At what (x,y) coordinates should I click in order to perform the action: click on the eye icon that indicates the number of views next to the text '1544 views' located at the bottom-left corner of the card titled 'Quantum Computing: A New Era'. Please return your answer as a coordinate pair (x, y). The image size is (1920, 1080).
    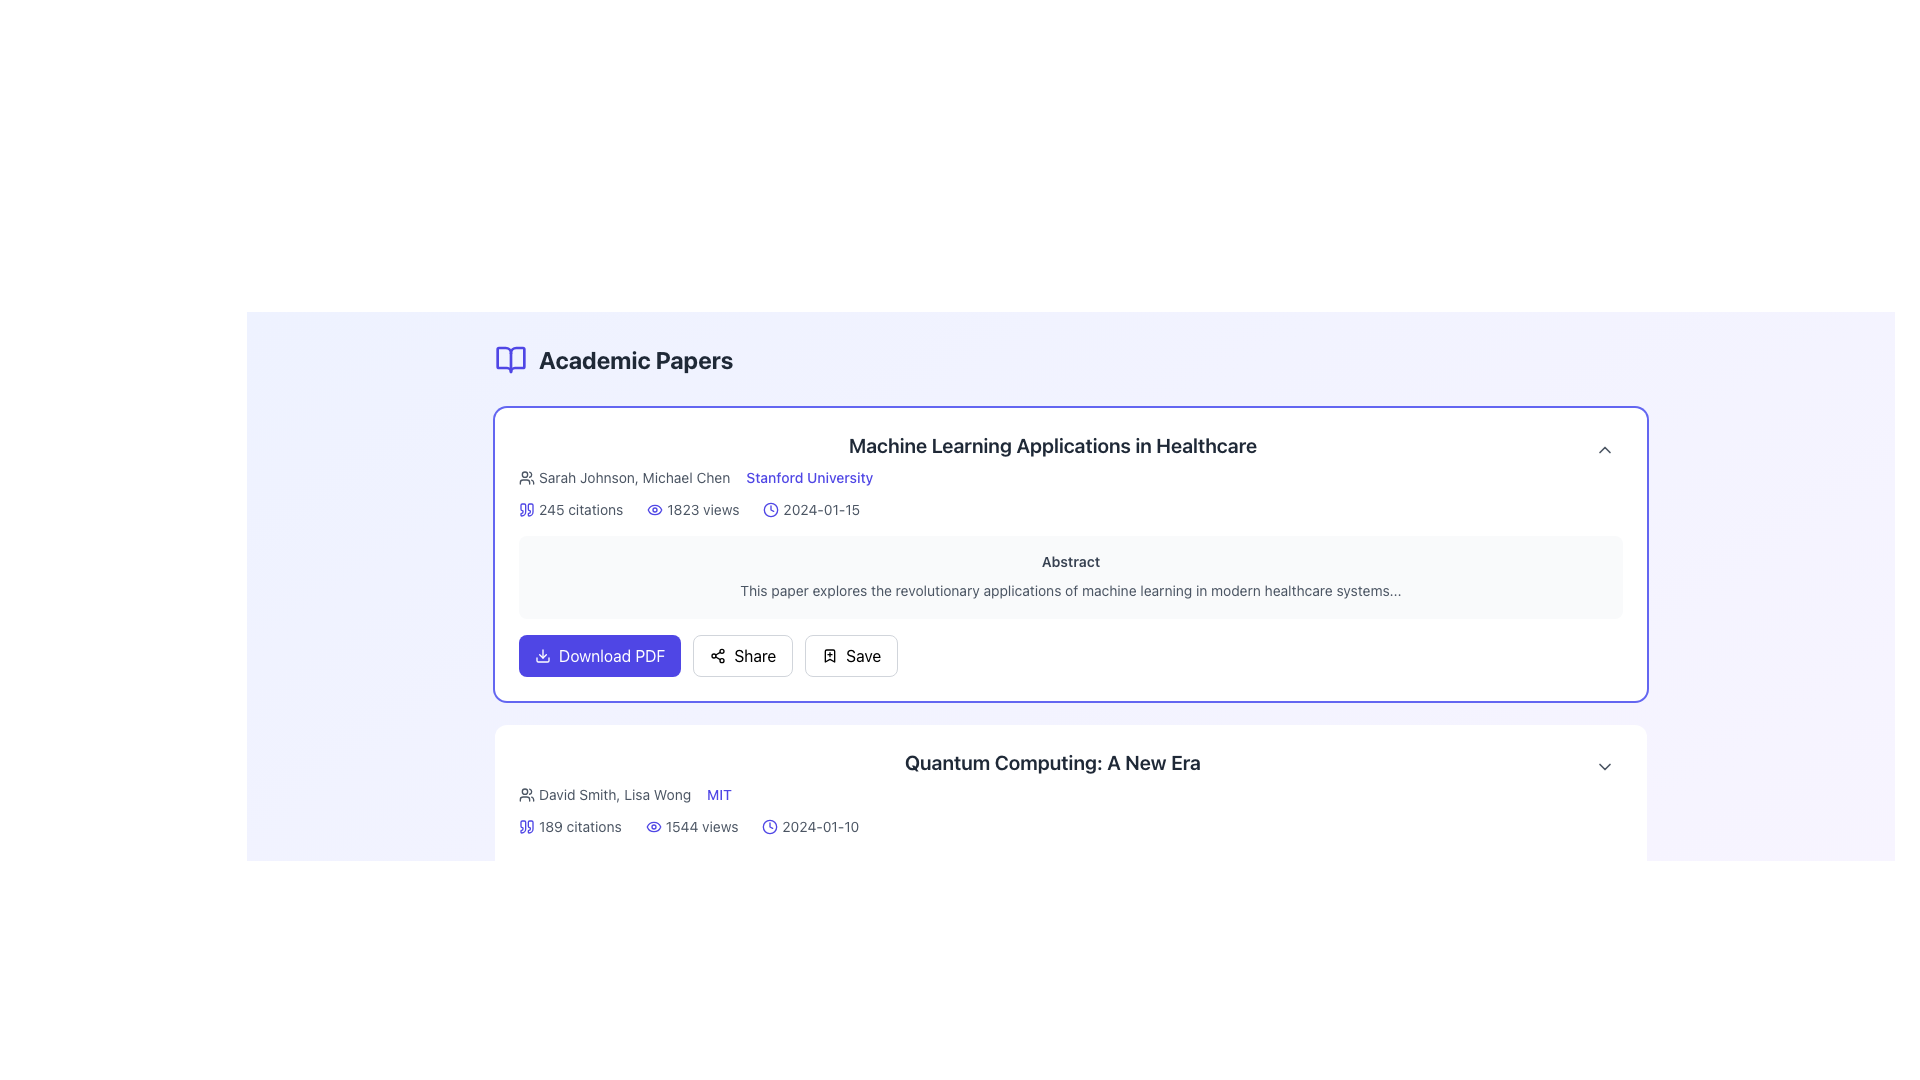
    Looking at the image, I should click on (653, 826).